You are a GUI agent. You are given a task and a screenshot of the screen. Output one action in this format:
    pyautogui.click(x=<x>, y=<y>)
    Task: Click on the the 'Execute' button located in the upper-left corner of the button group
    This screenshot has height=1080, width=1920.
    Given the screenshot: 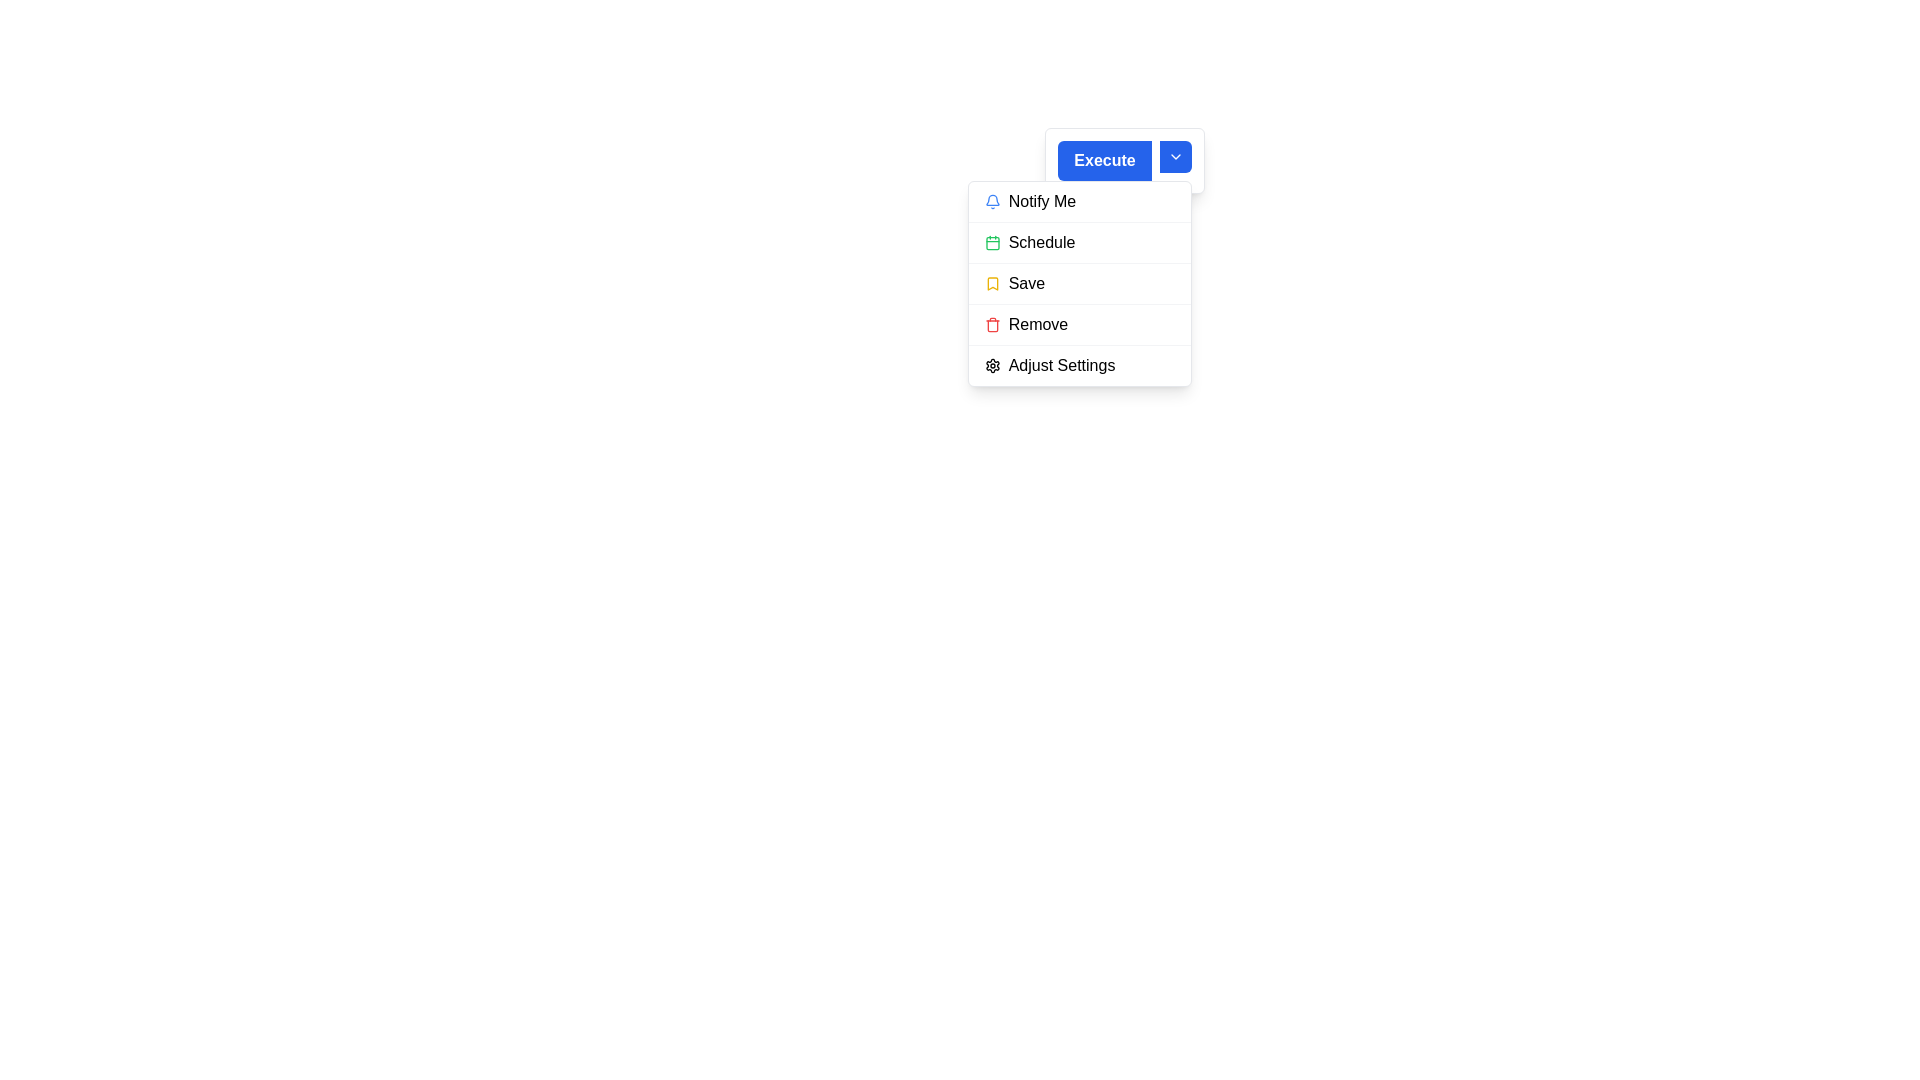 What is the action you would take?
    pyautogui.click(x=1103, y=160)
    